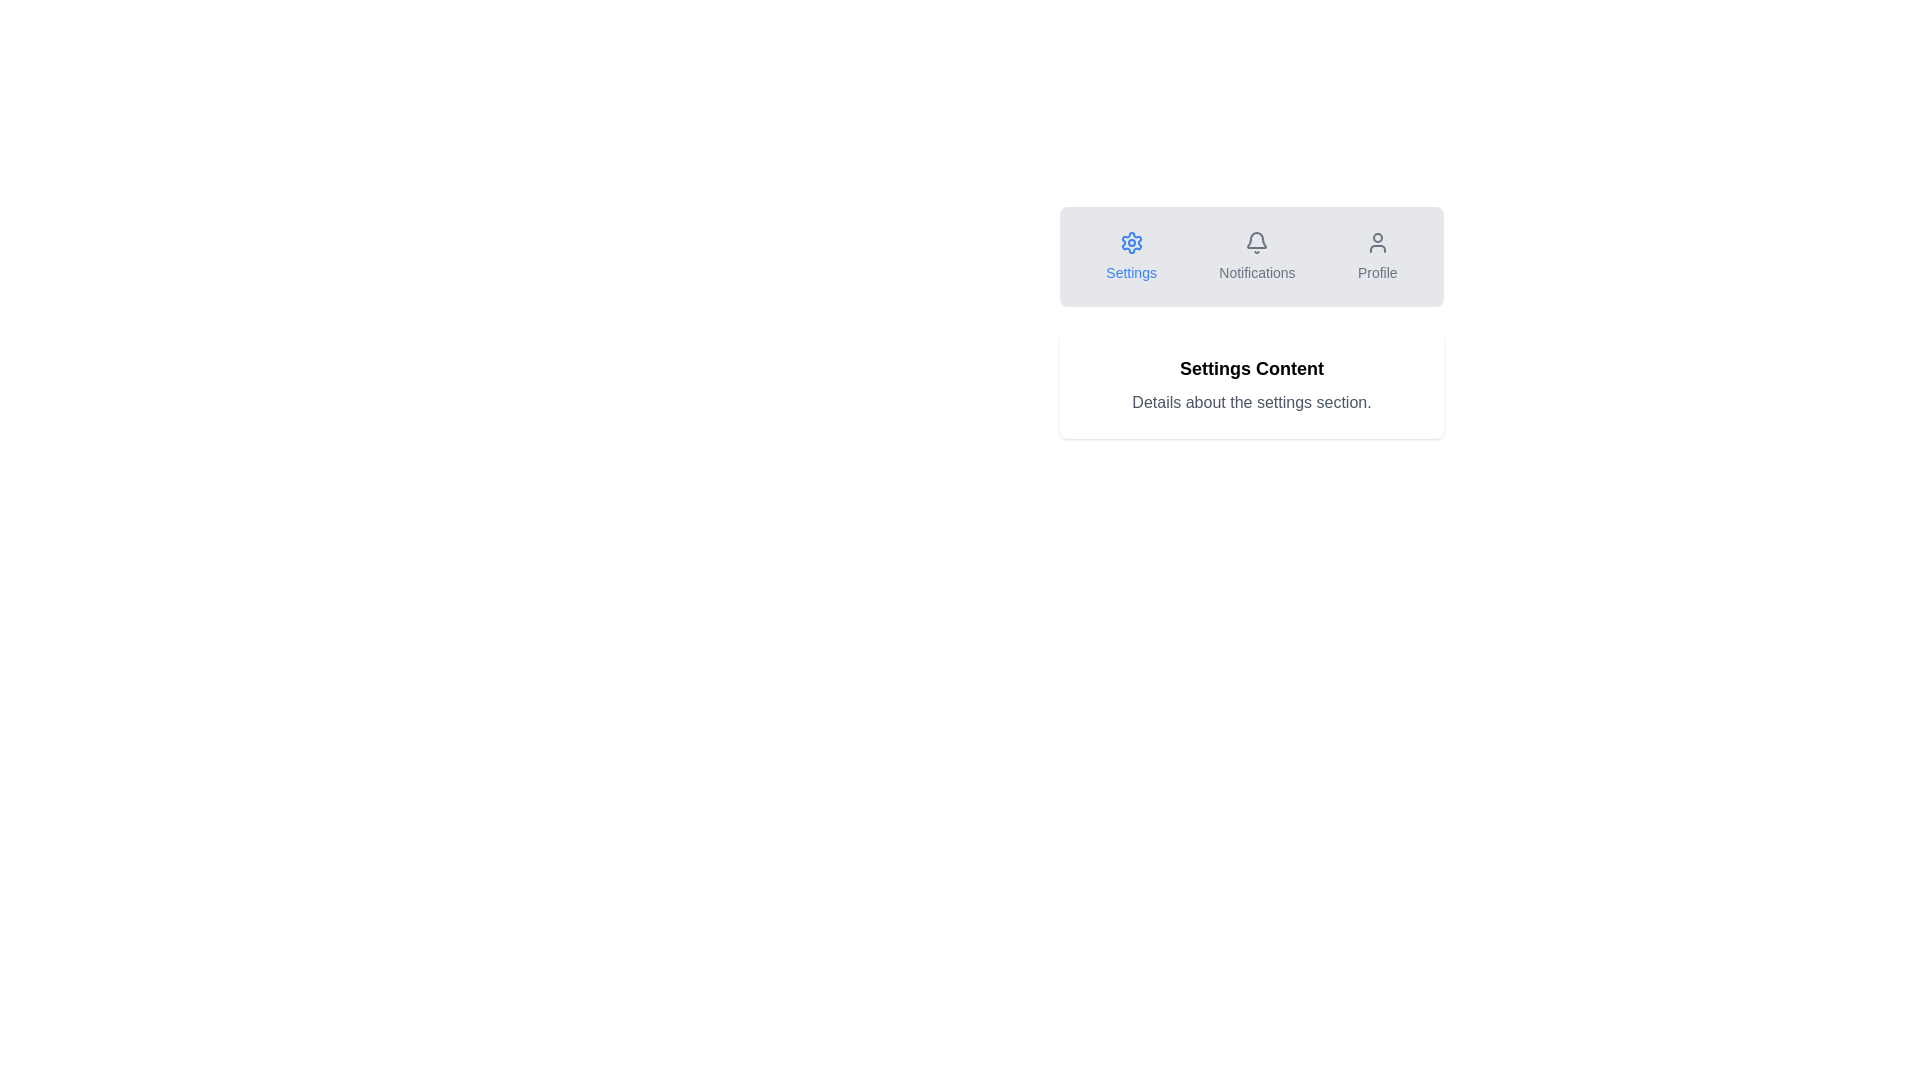 Image resolution: width=1920 pixels, height=1080 pixels. Describe the element at coordinates (1251, 385) in the screenshot. I see `the descriptive section detailing a specific part of the settings interface, located below the navigation bar` at that location.